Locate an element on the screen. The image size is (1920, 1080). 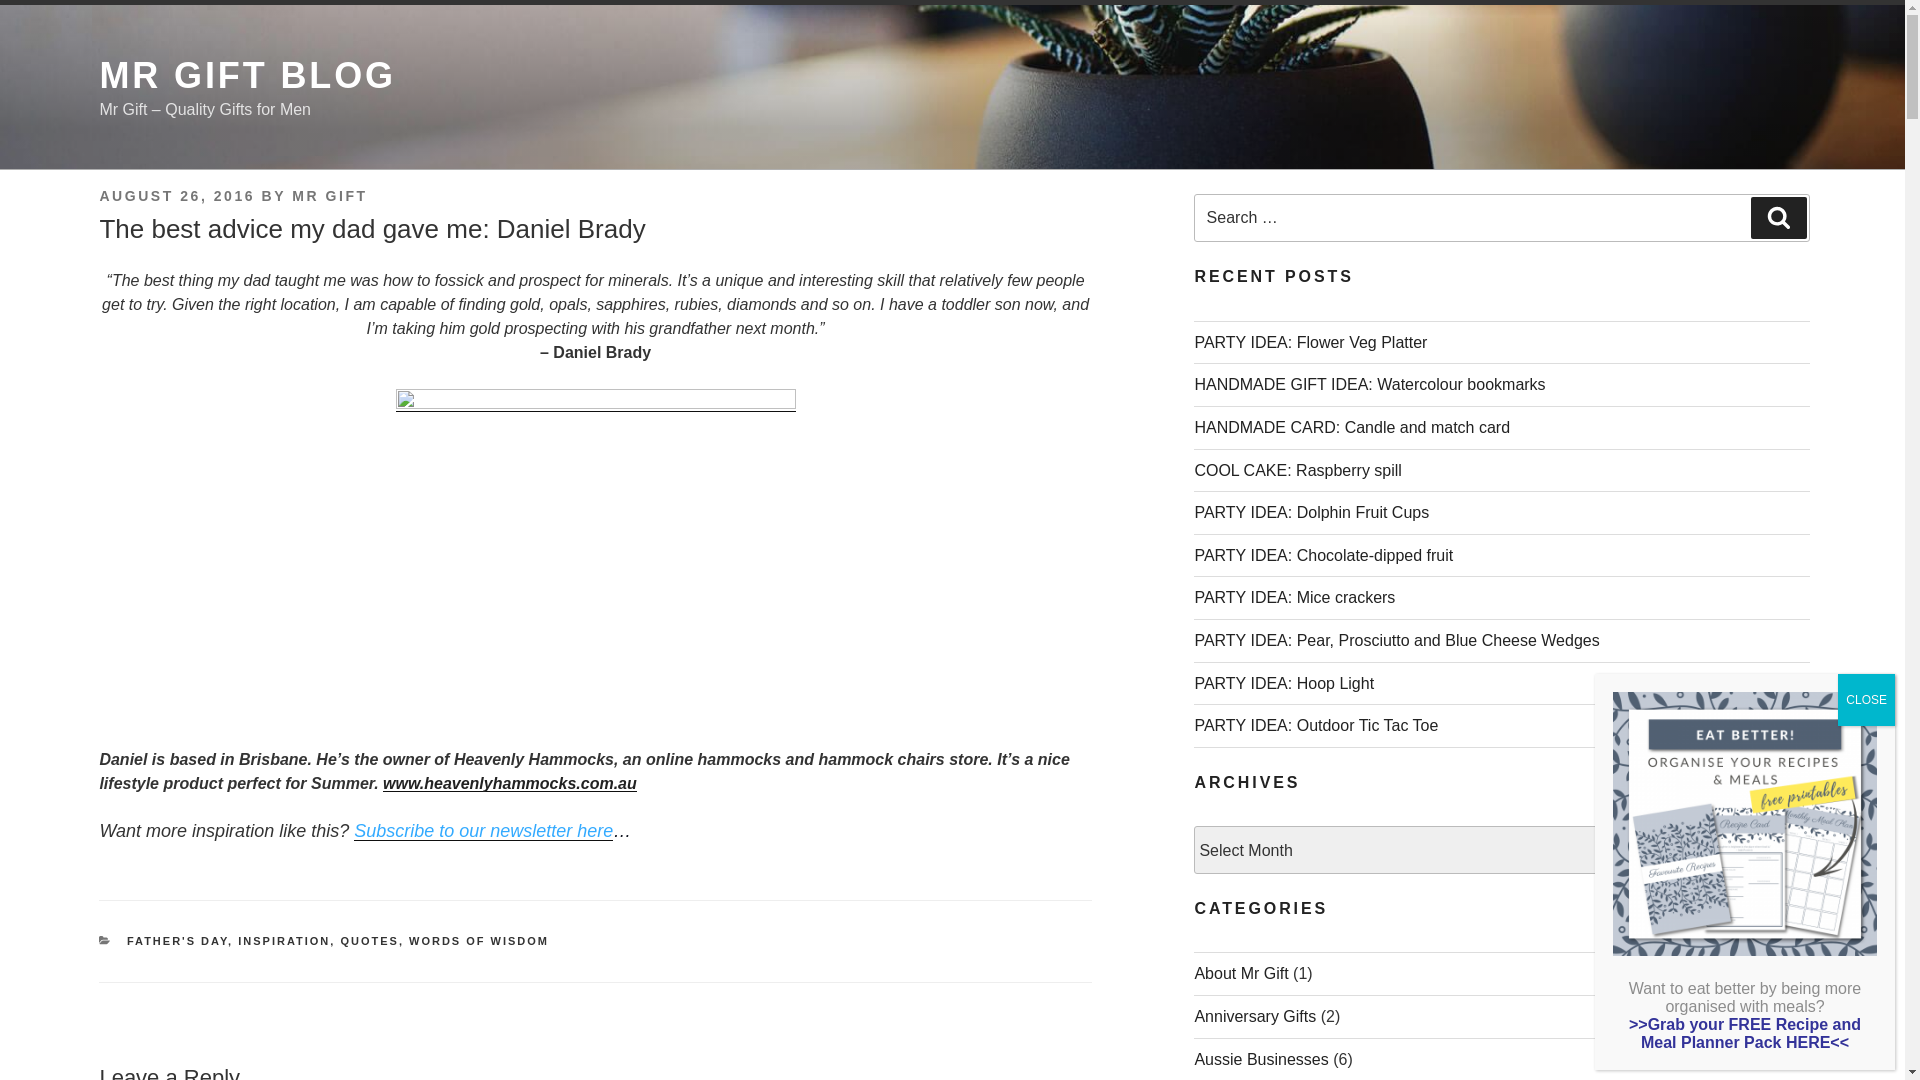
'PARTY IDEA: Flower Veg Platter' is located at coordinates (1310, 341).